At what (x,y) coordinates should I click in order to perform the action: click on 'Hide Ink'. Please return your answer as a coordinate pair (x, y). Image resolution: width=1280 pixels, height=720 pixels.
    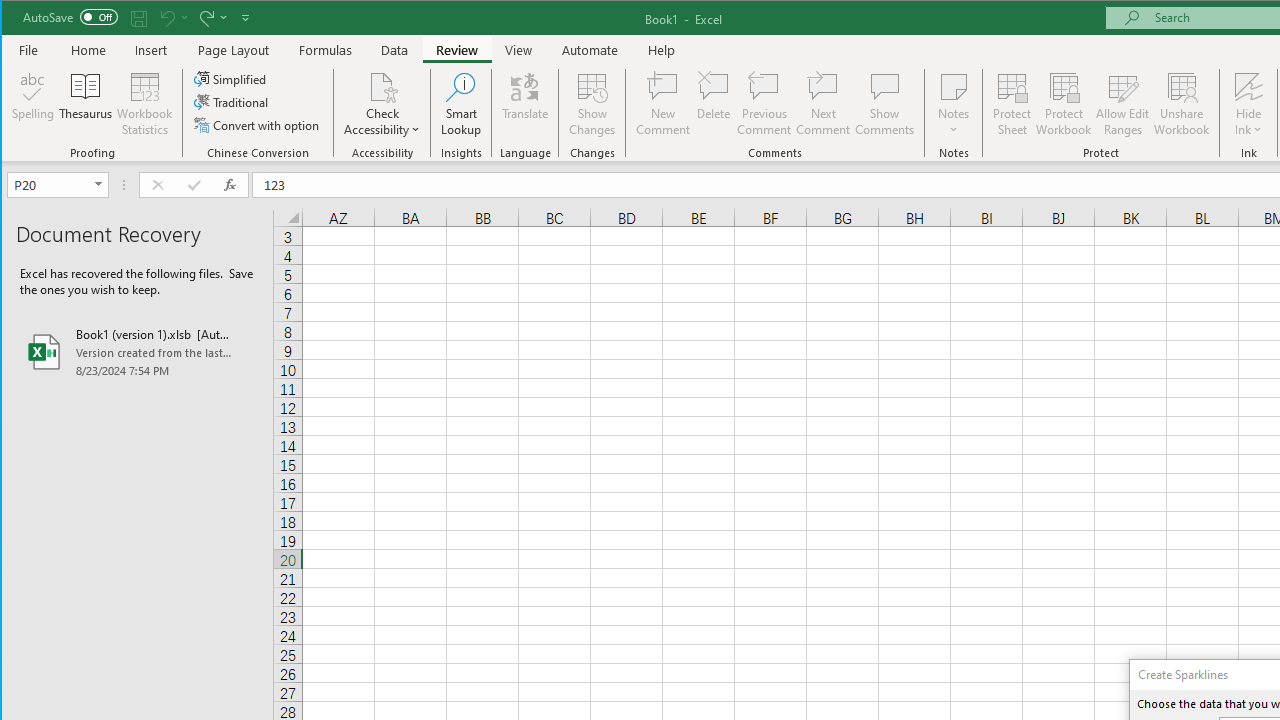
    Looking at the image, I should click on (1247, 85).